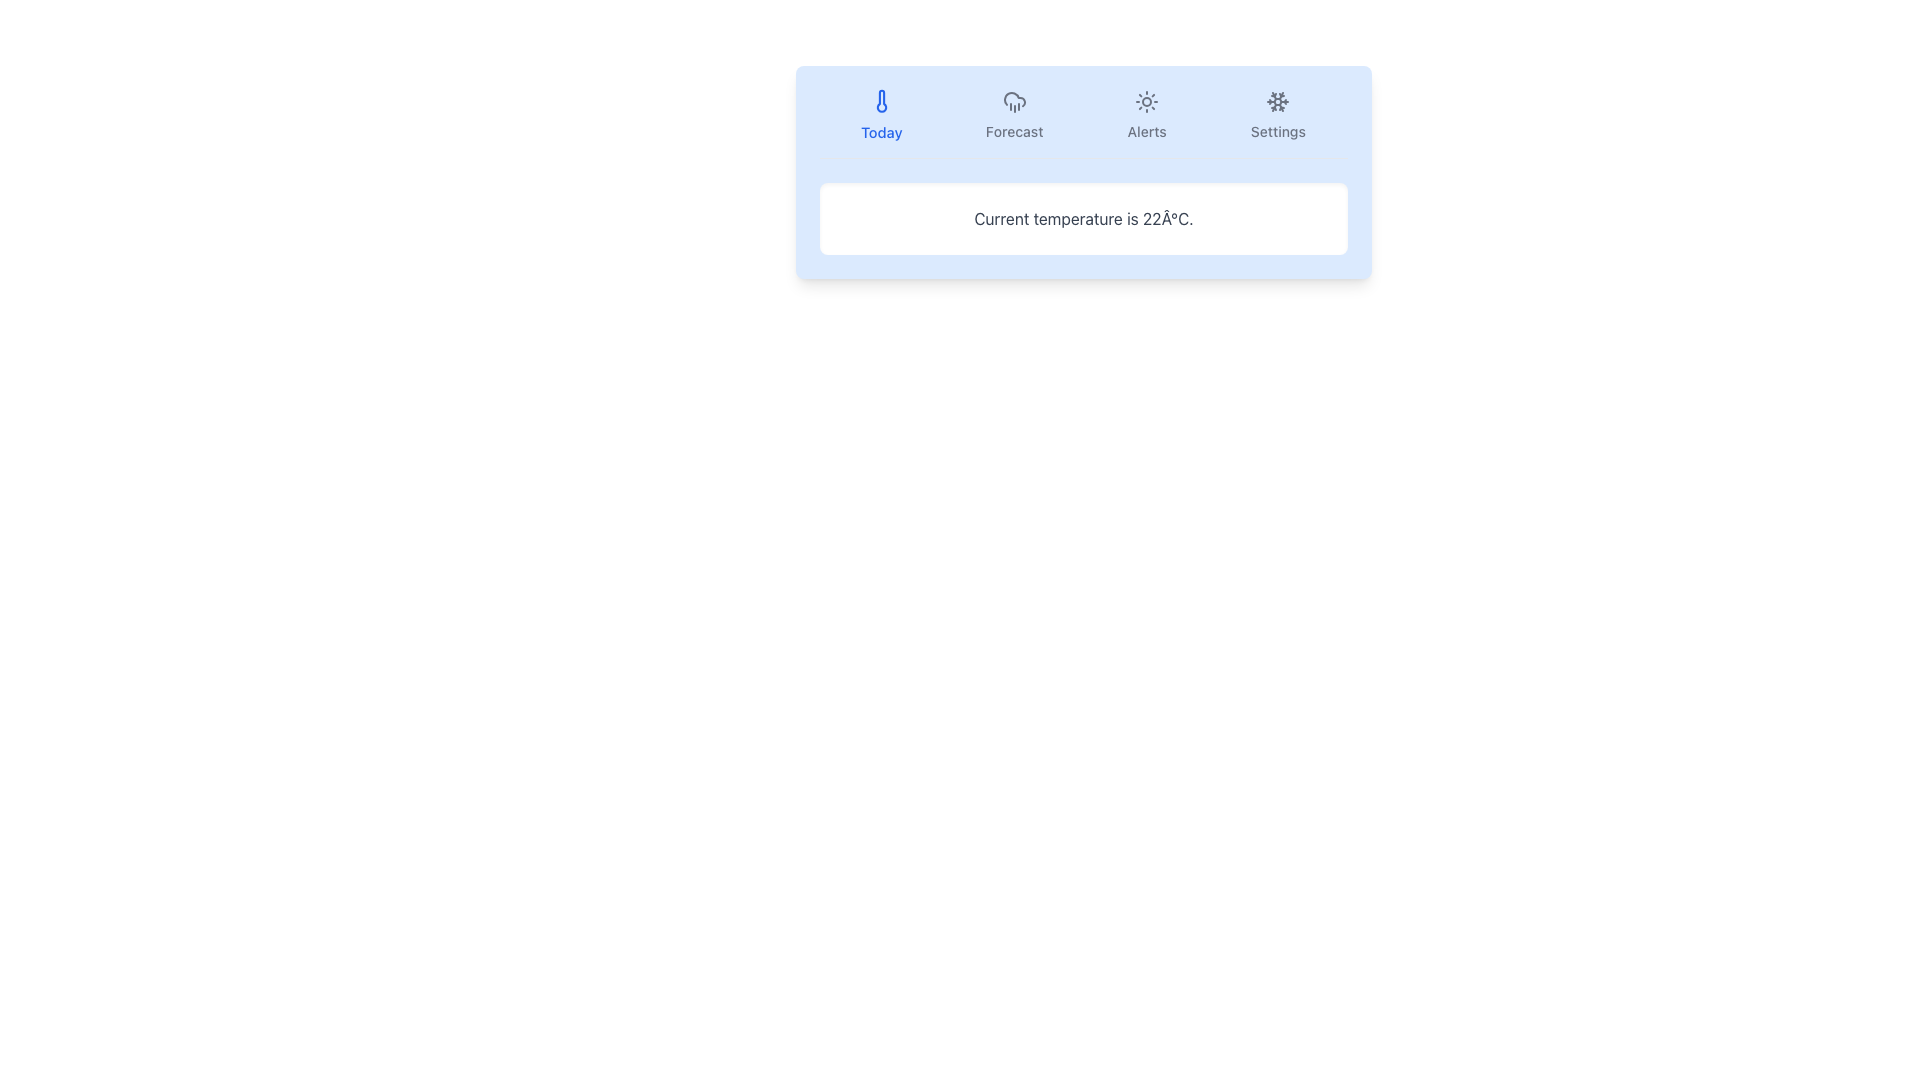  Describe the element at coordinates (880, 101) in the screenshot. I see `the 'Today' icon in the weather application` at that location.